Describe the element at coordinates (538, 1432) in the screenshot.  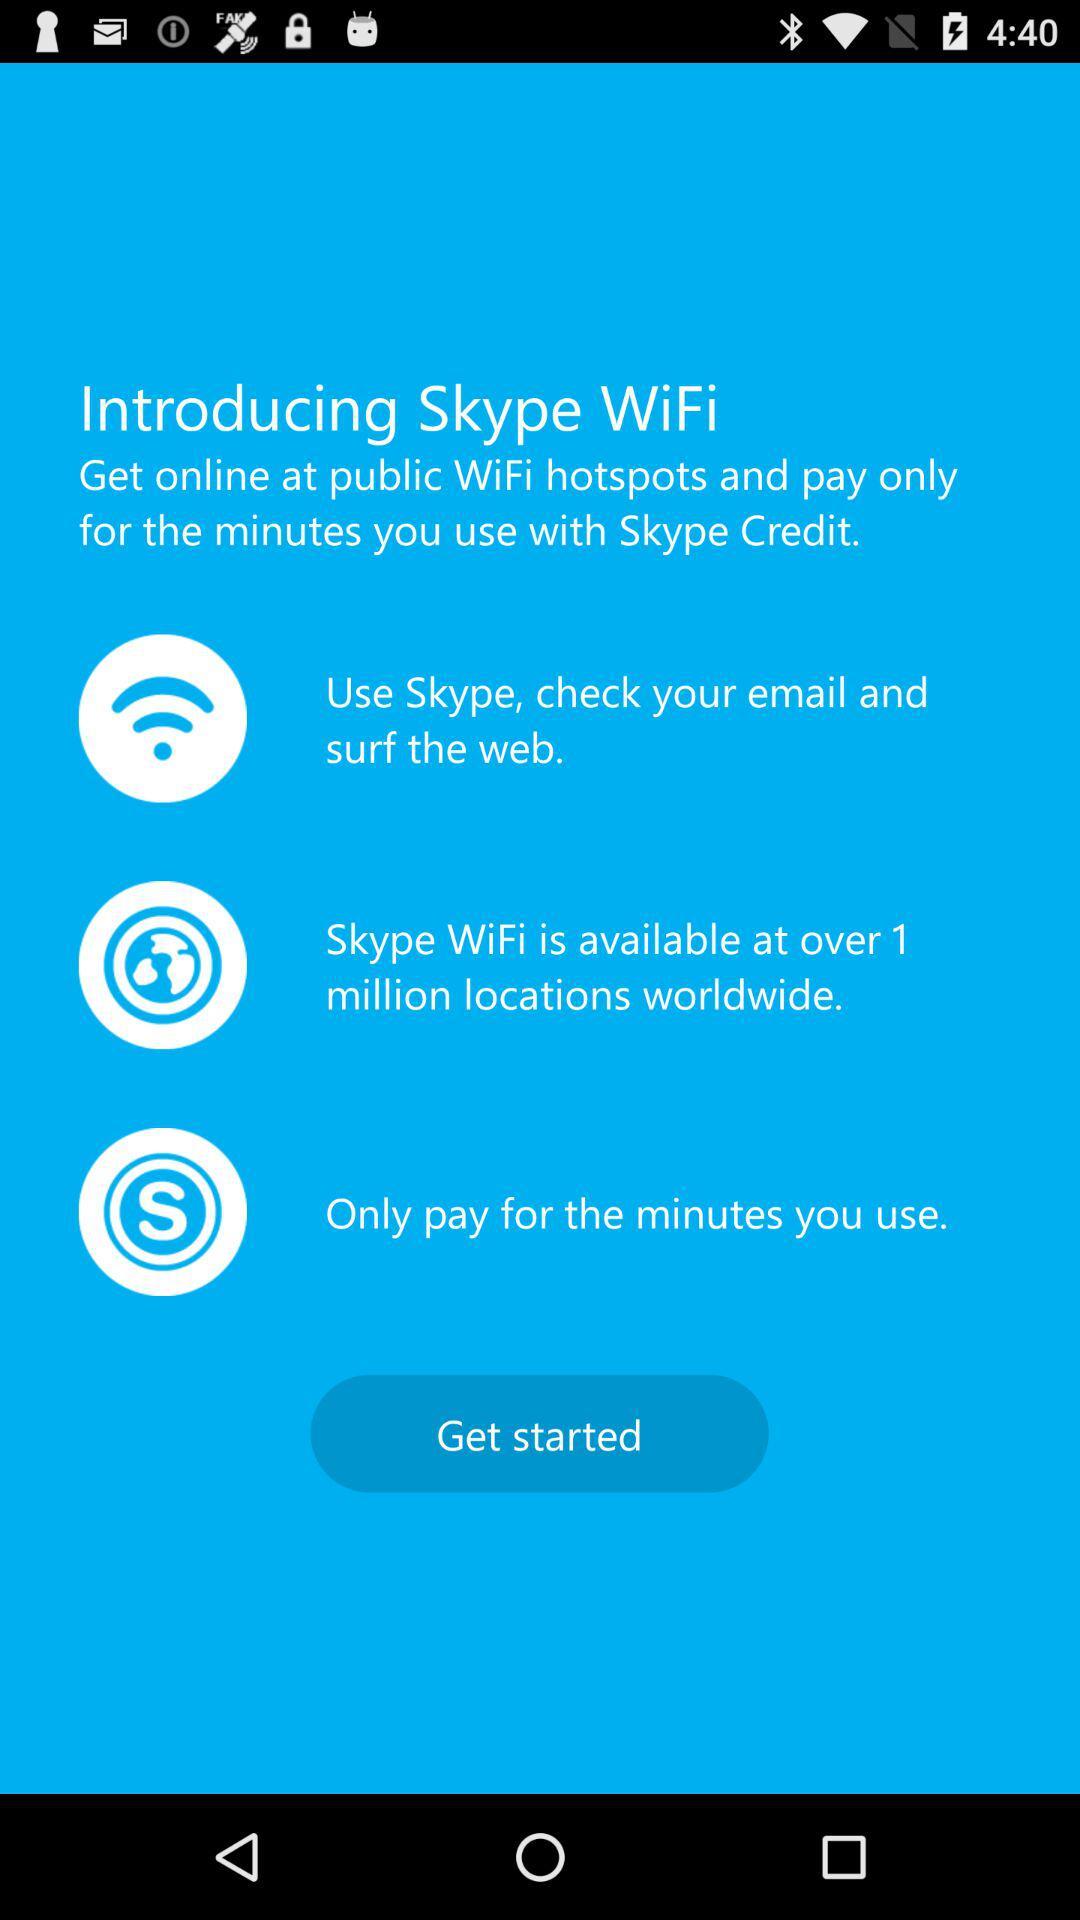
I see `get started` at that location.